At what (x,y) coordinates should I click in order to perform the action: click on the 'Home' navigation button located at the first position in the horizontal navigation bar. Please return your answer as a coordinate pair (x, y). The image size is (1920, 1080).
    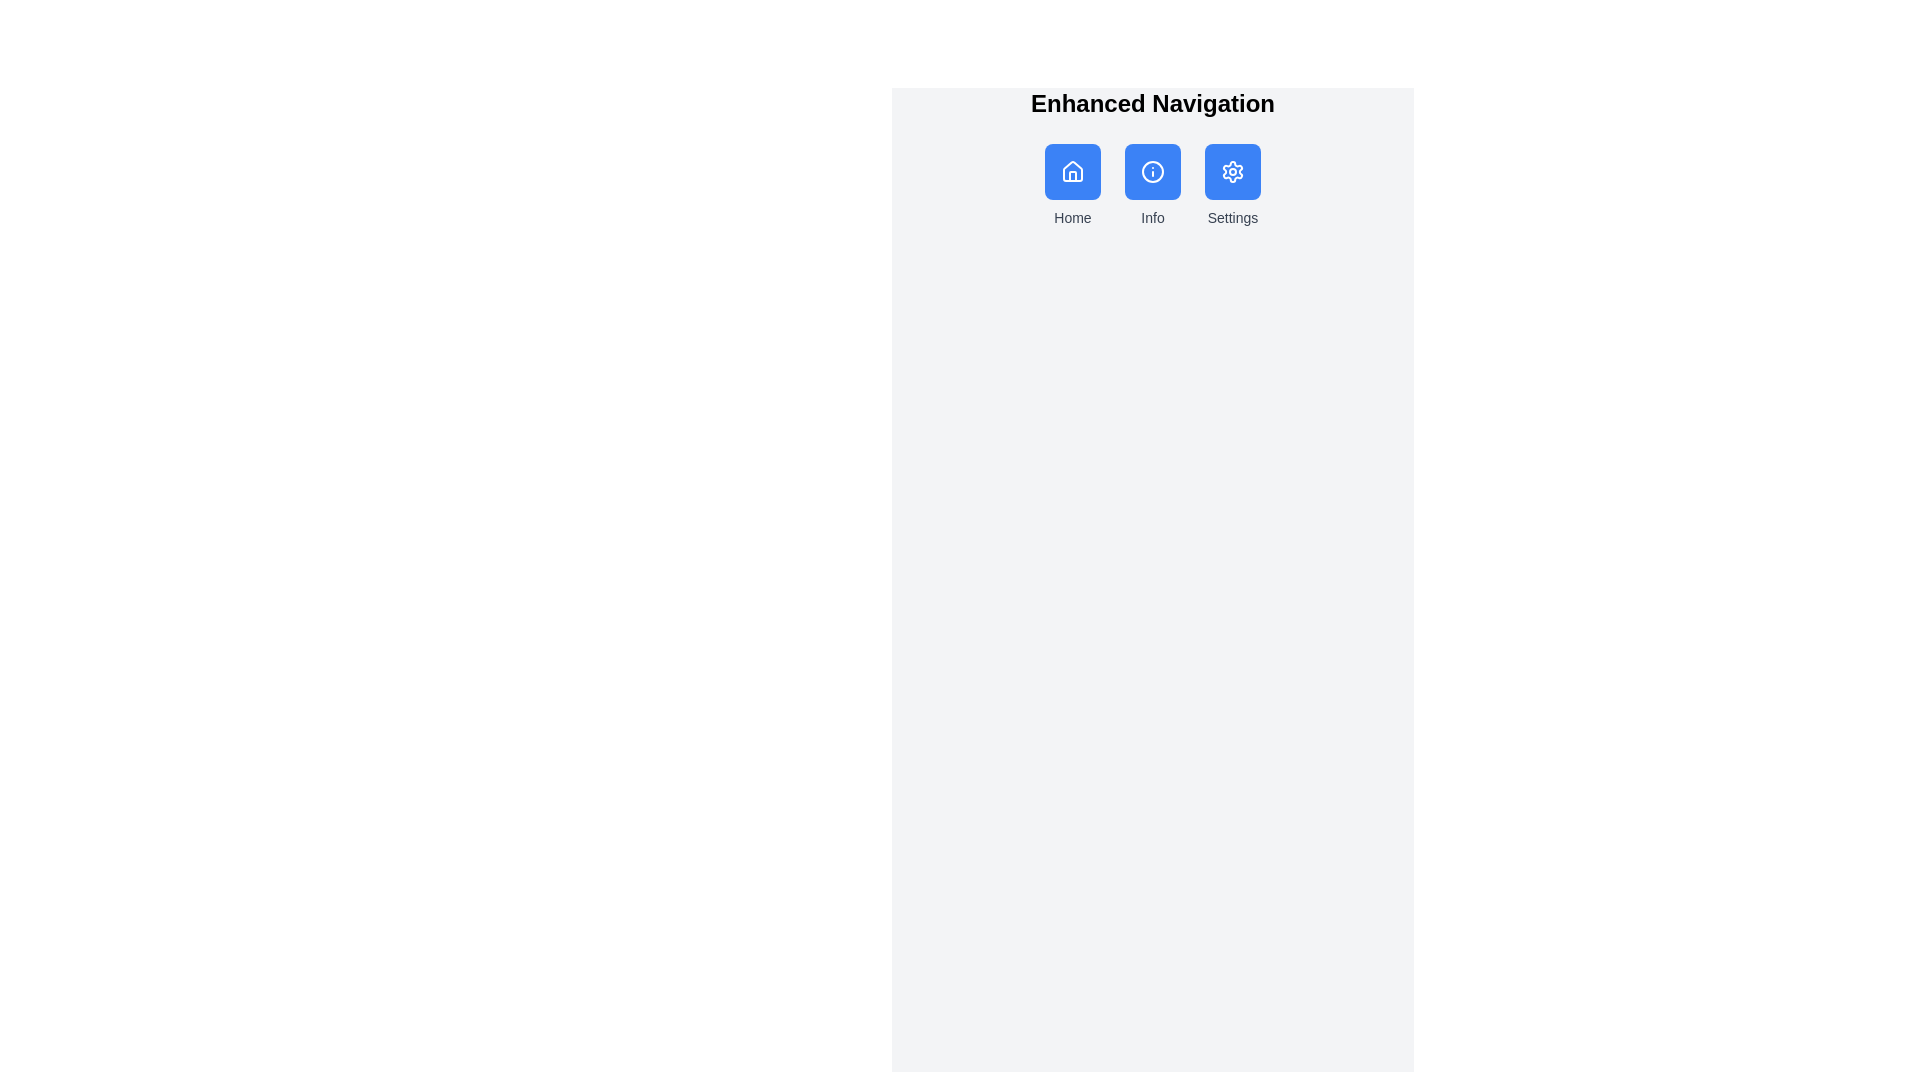
    Looking at the image, I should click on (1072, 185).